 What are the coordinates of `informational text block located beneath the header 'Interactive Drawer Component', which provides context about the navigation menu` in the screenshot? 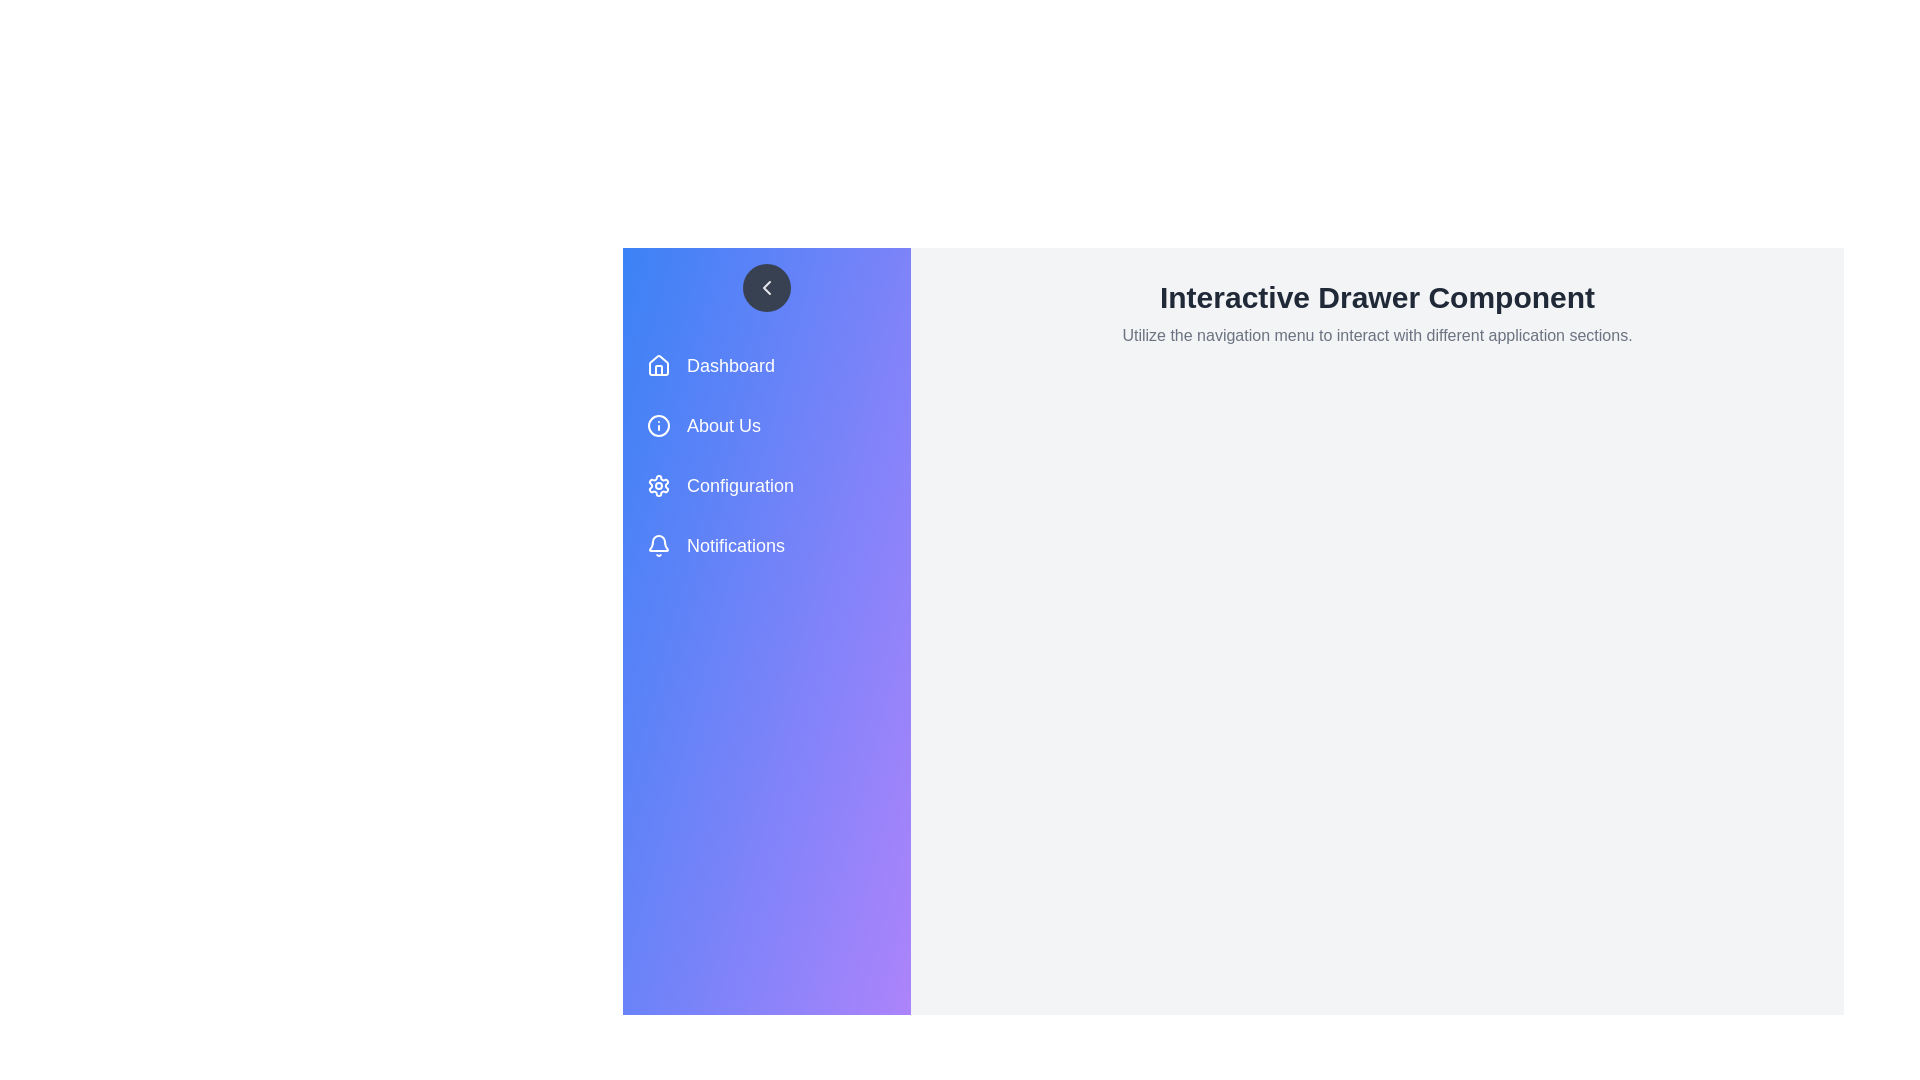 It's located at (1376, 334).